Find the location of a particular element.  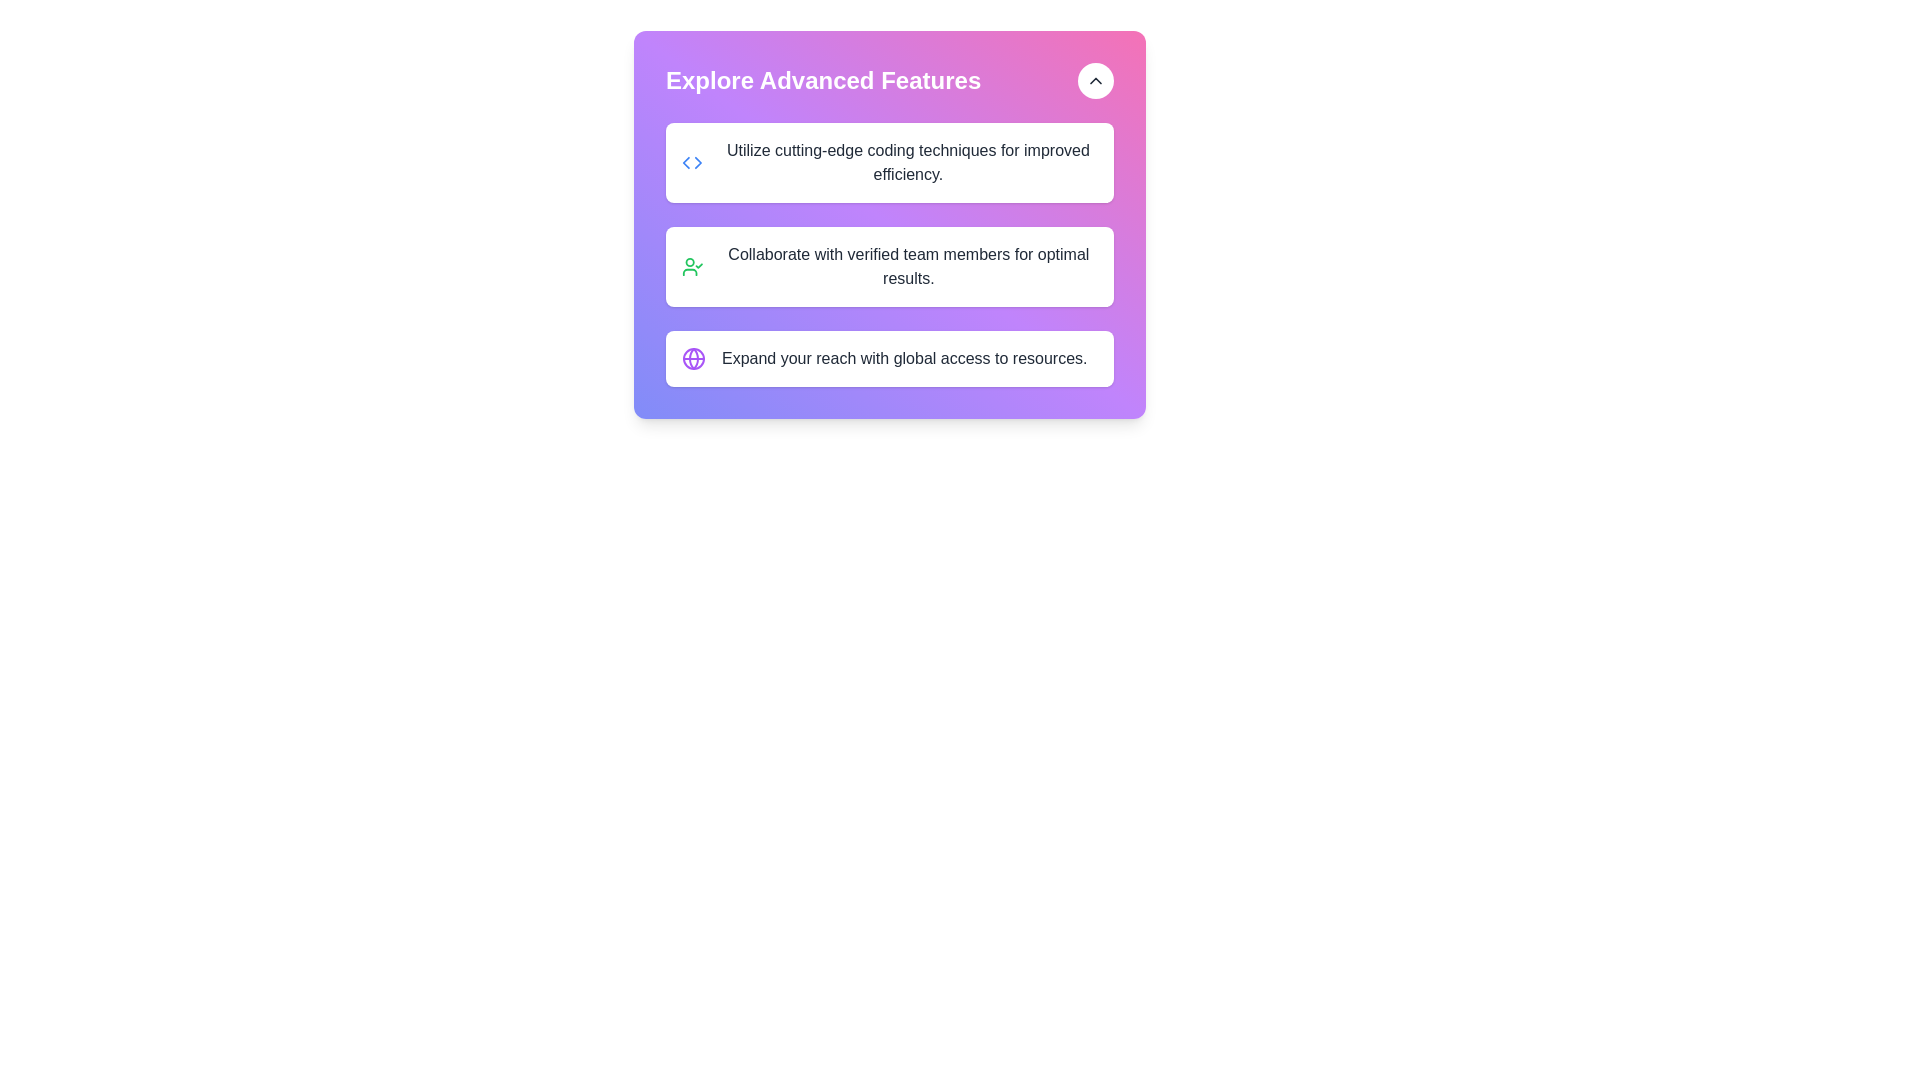

the header titled 'Explore Advanced Features' which is a horizontal bar with a gradient background transitioning from purple to pink is located at coordinates (888, 80).